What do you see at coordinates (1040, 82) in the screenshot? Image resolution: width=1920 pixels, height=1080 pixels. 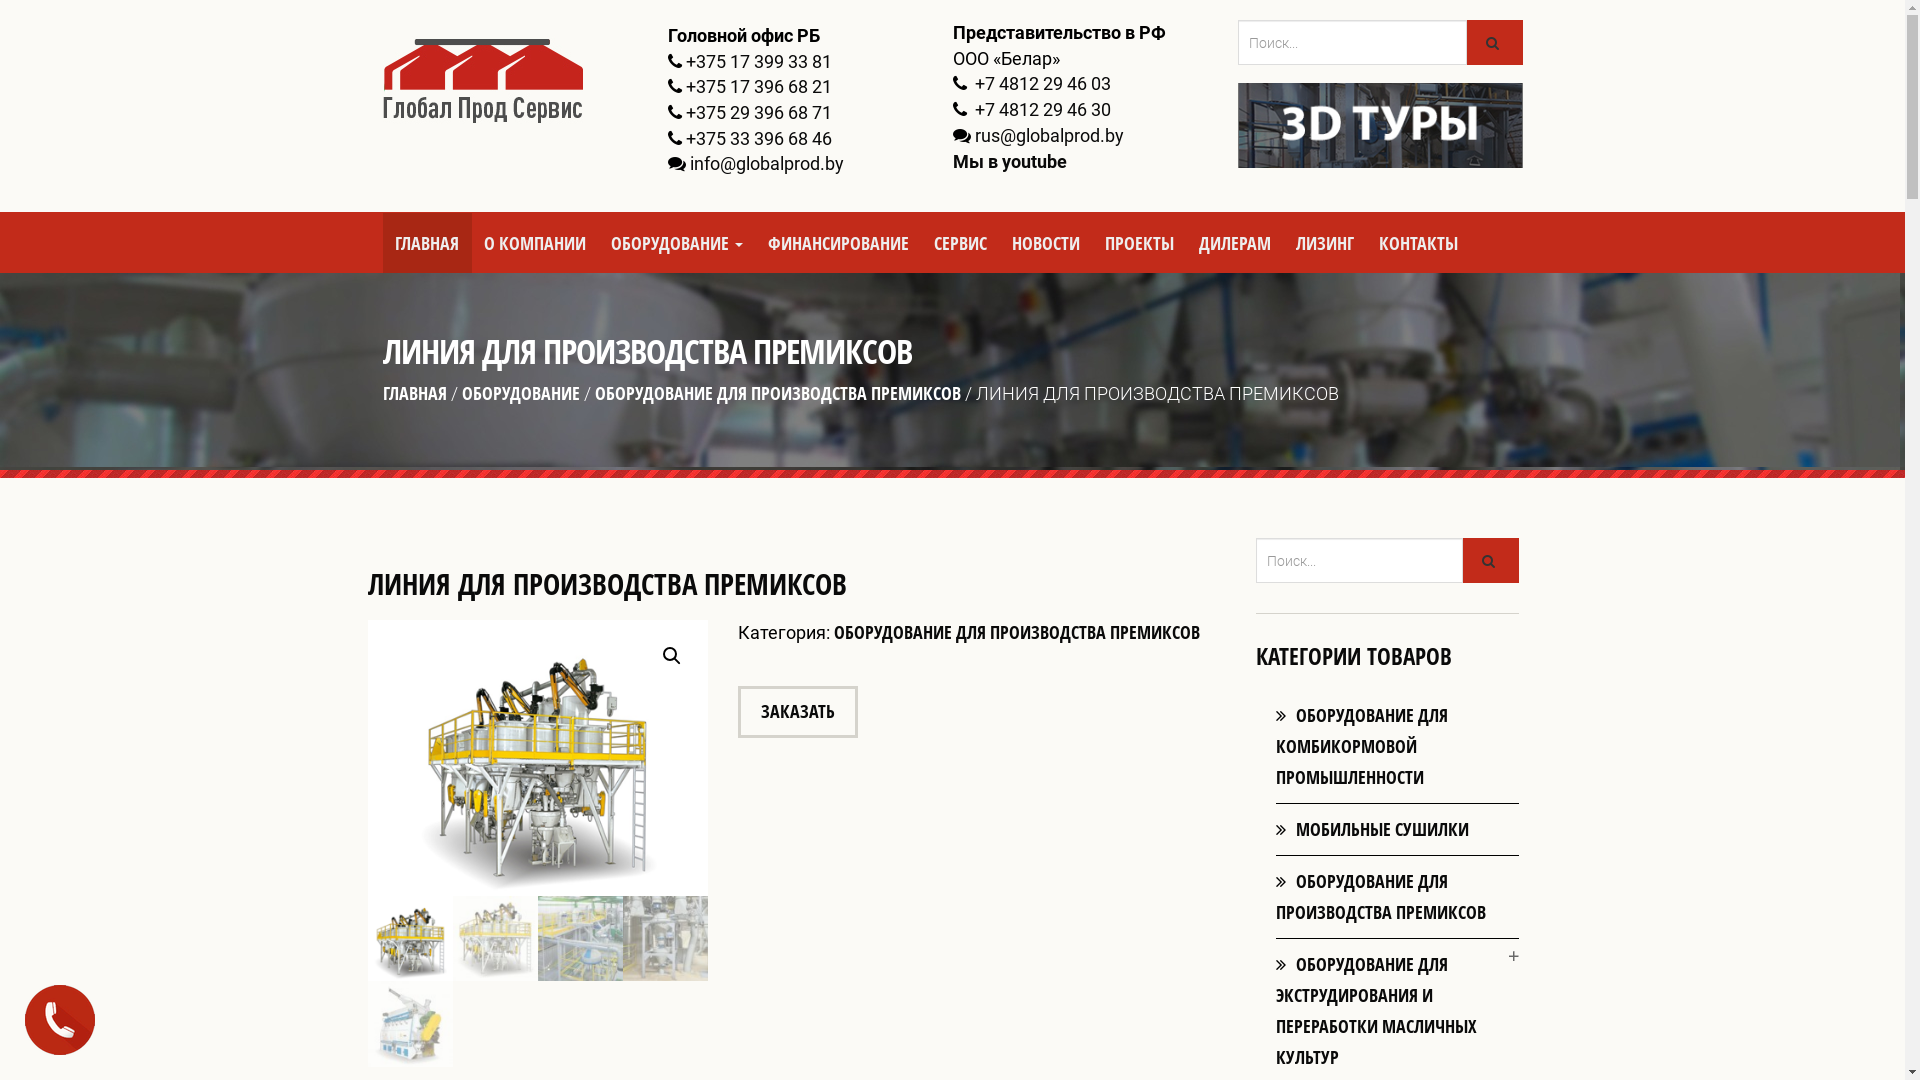 I see `'+7 4812 29 46 03'` at bounding box center [1040, 82].